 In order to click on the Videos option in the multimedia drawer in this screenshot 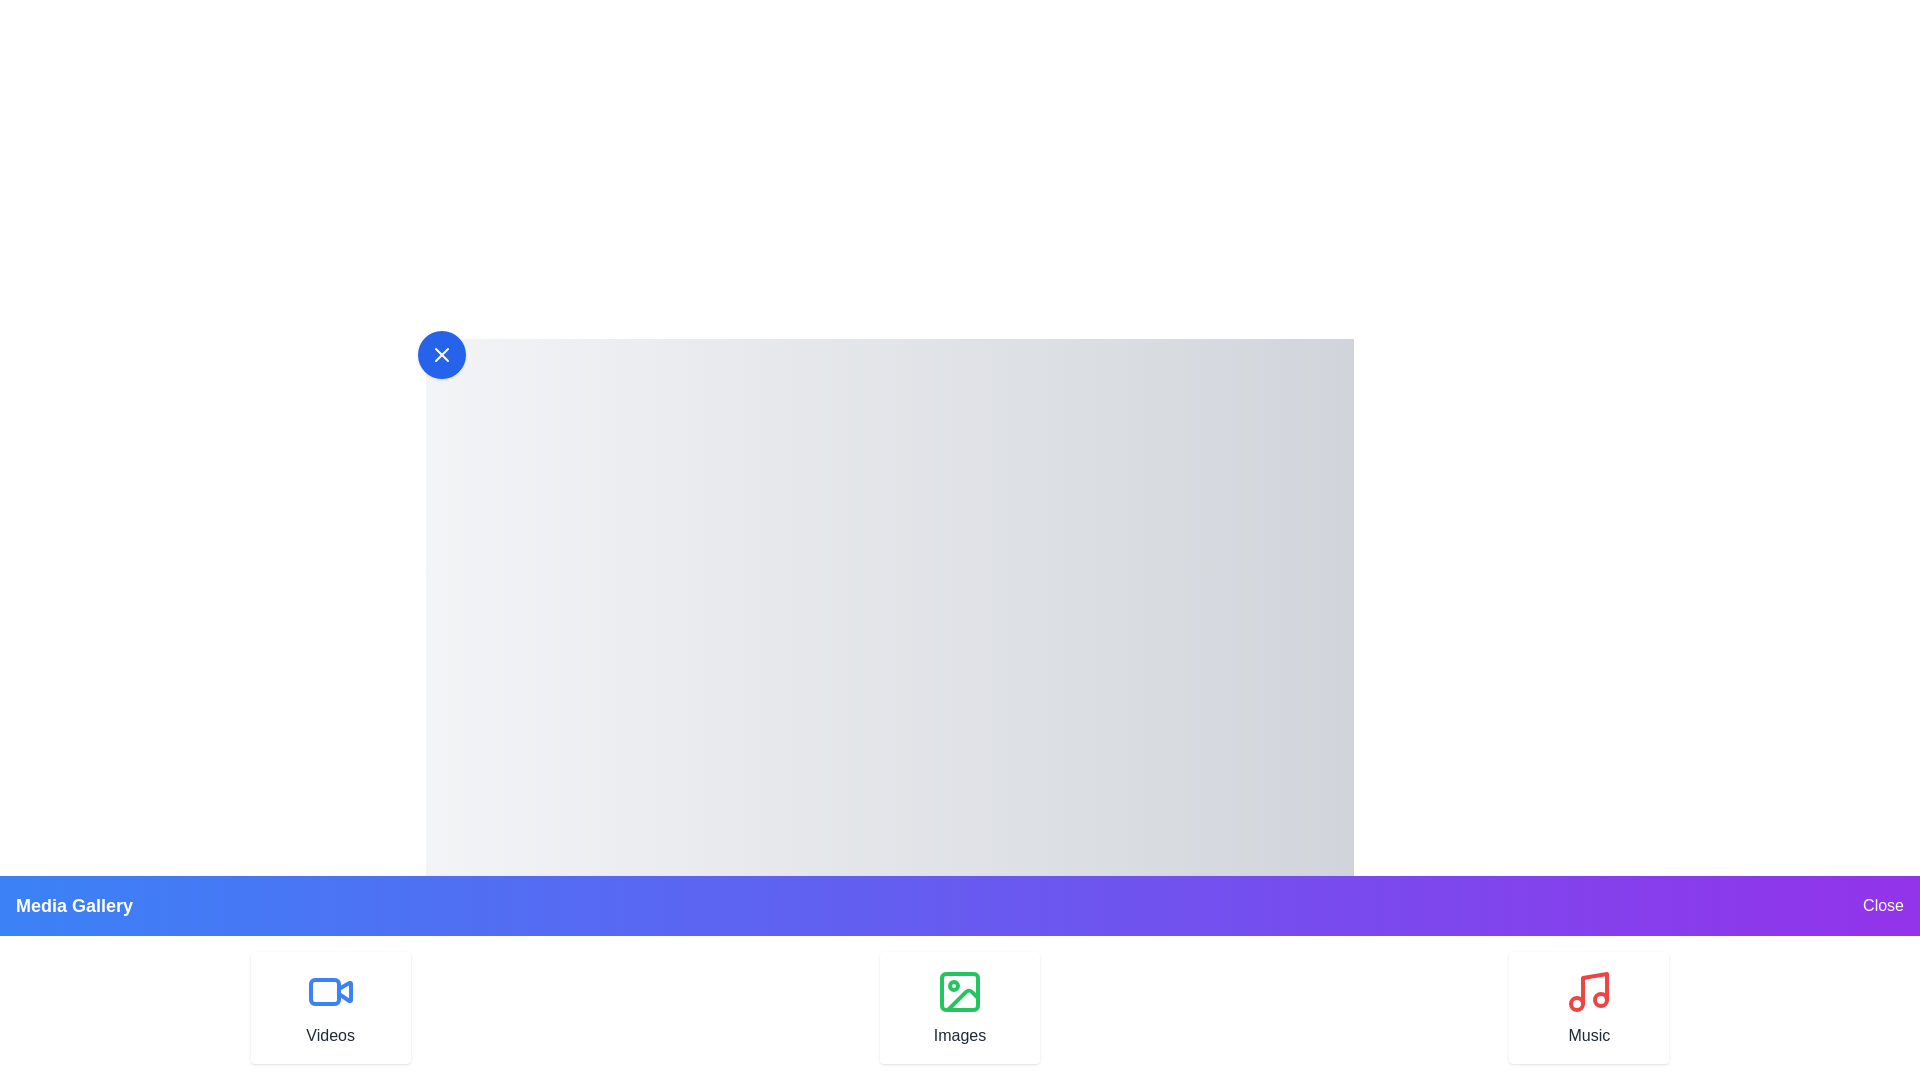, I will do `click(330, 1007)`.